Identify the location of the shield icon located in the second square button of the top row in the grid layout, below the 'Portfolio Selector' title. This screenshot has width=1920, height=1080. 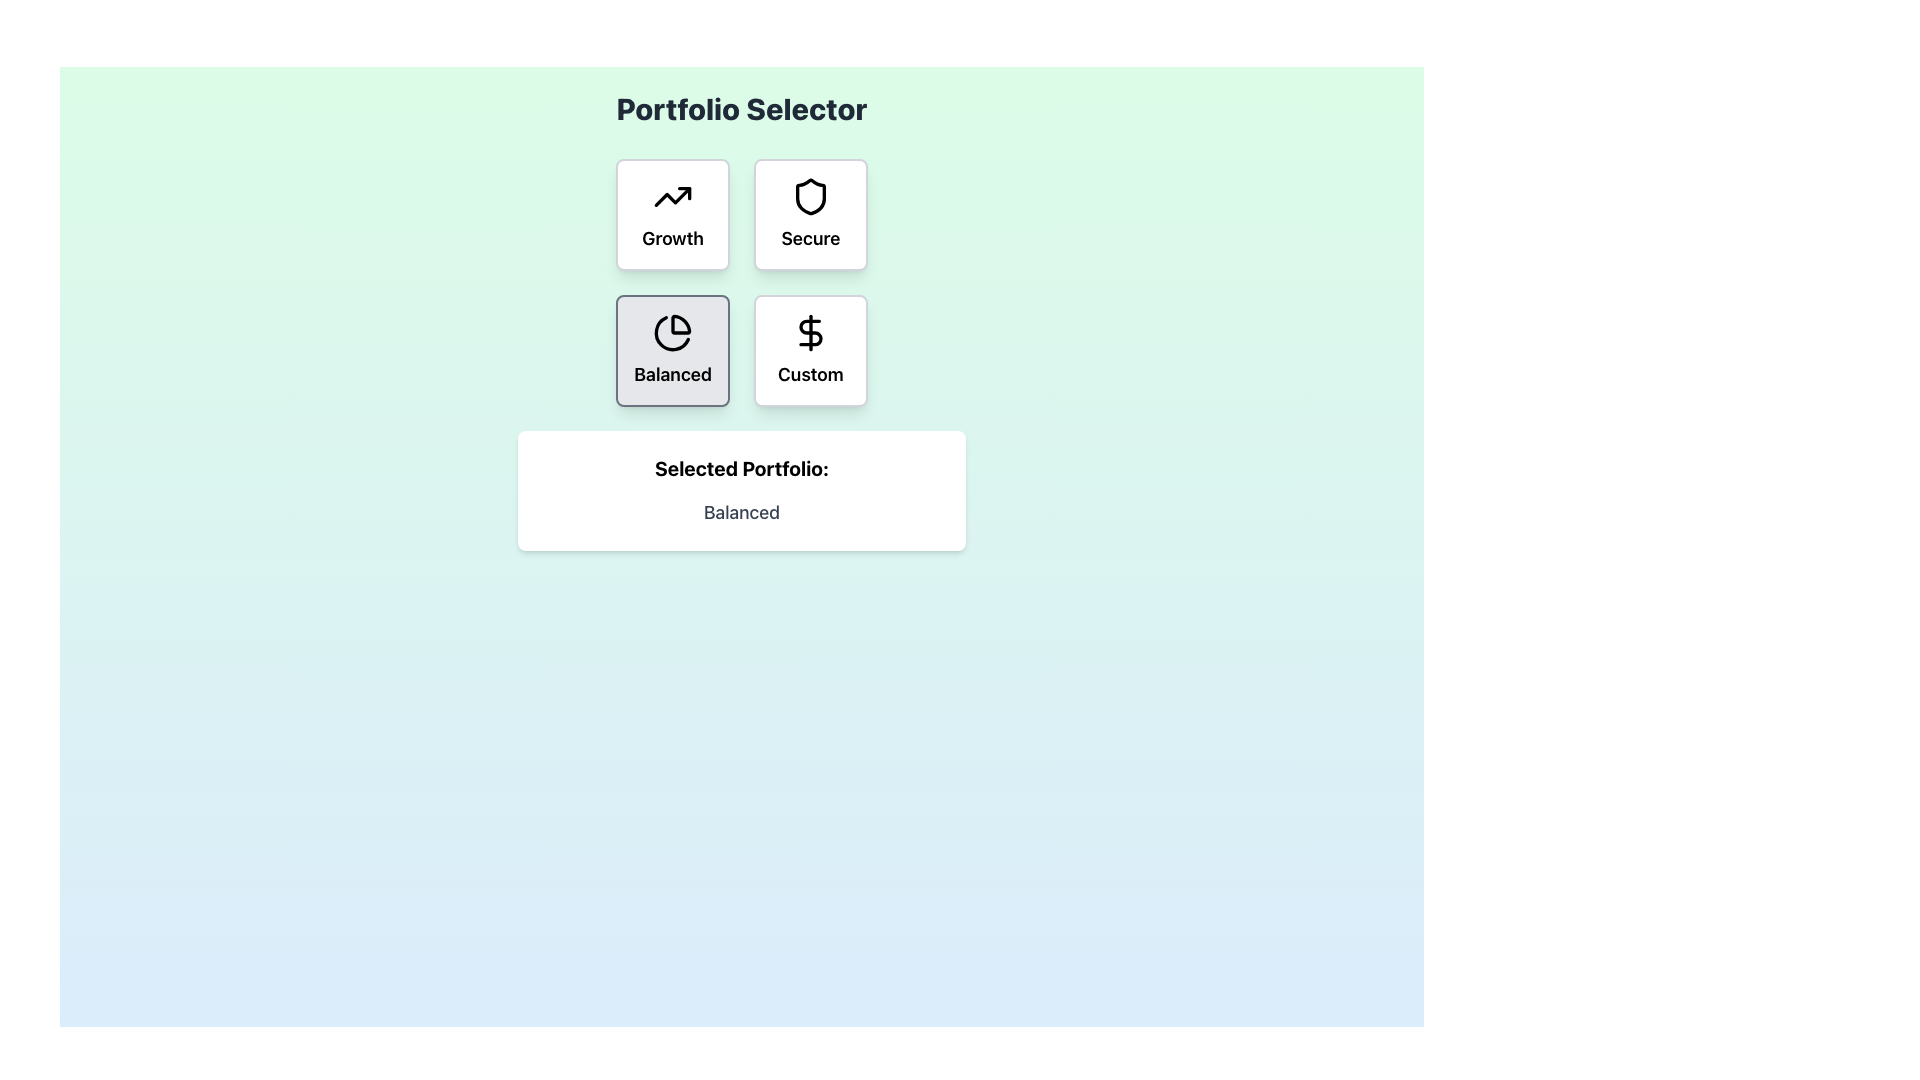
(810, 196).